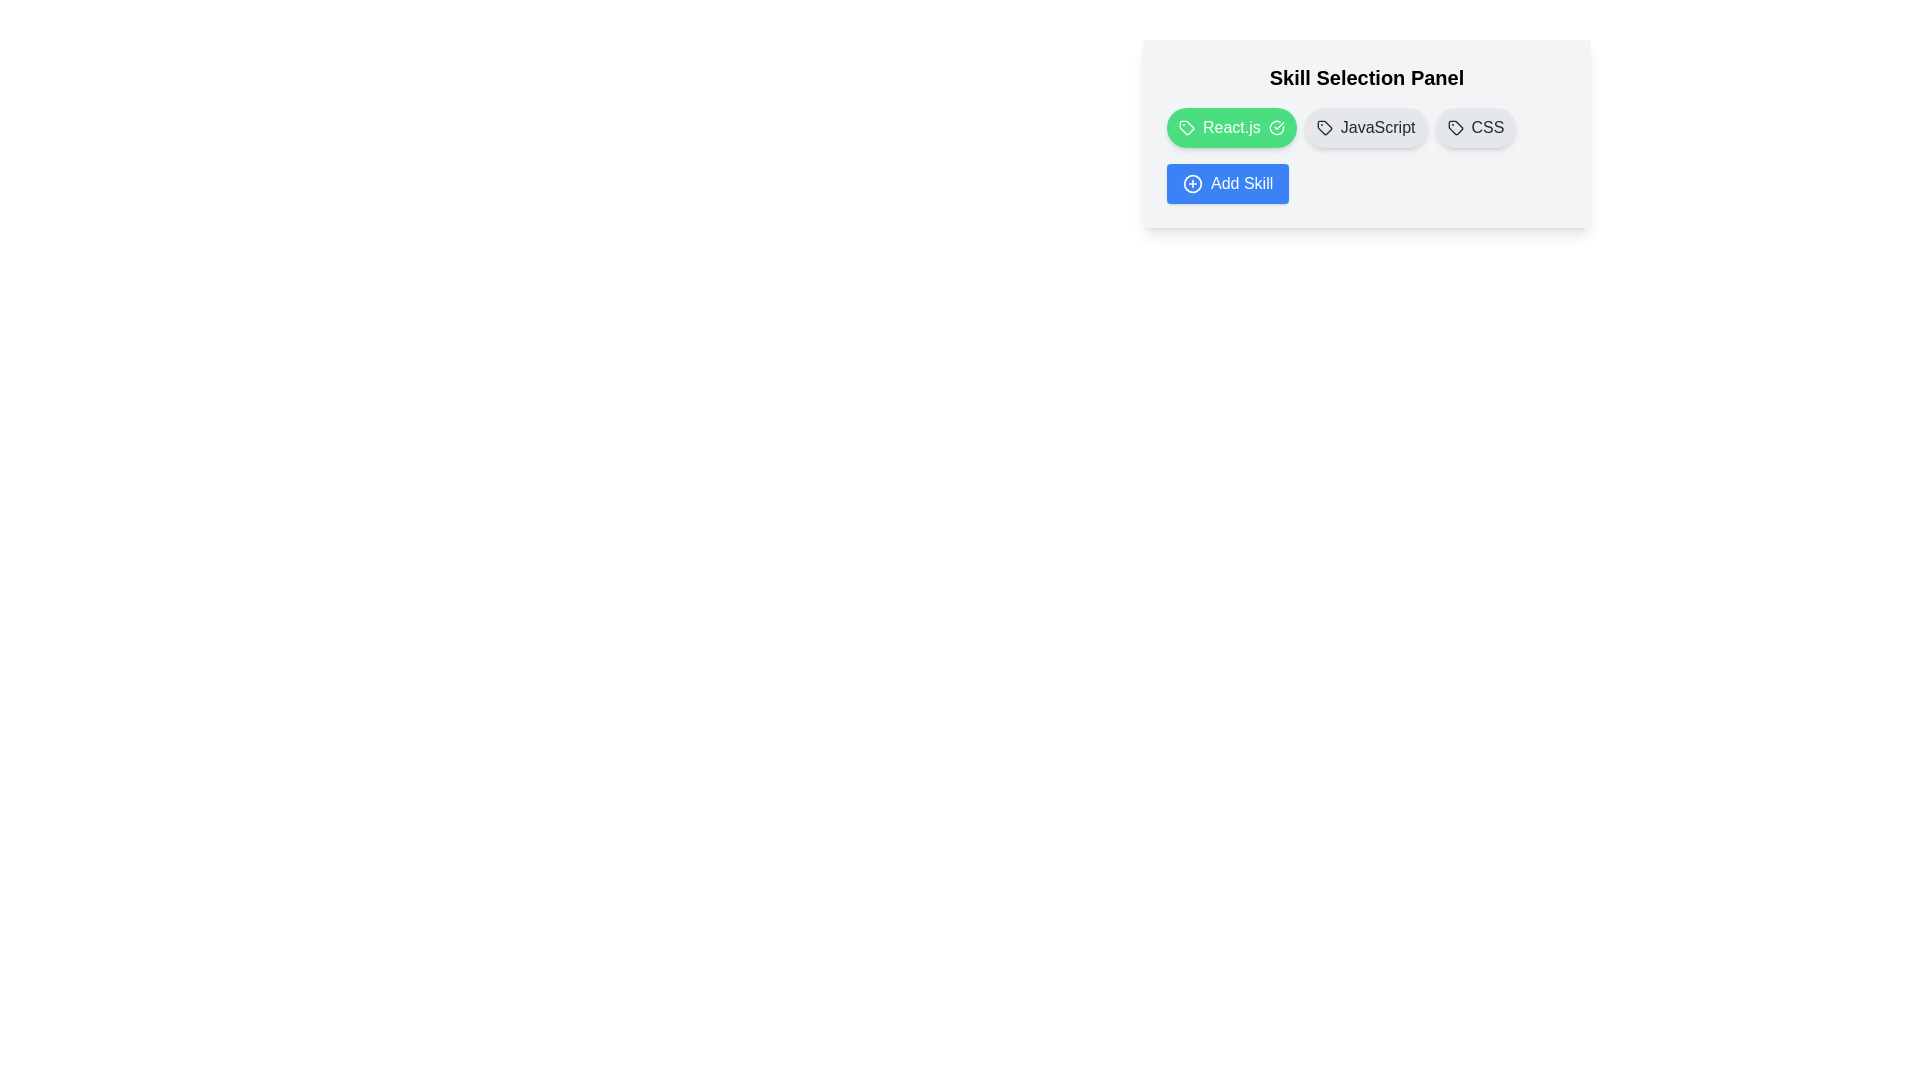 This screenshot has height=1080, width=1920. What do you see at coordinates (1241, 184) in the screenshot?
I see `the 'Add Skill' text label, which is styled with white text on a blue background and located inside a button-like structure in the lower-right section of the 'Skill Selection Panel'` at bounding box center [1241, 184].